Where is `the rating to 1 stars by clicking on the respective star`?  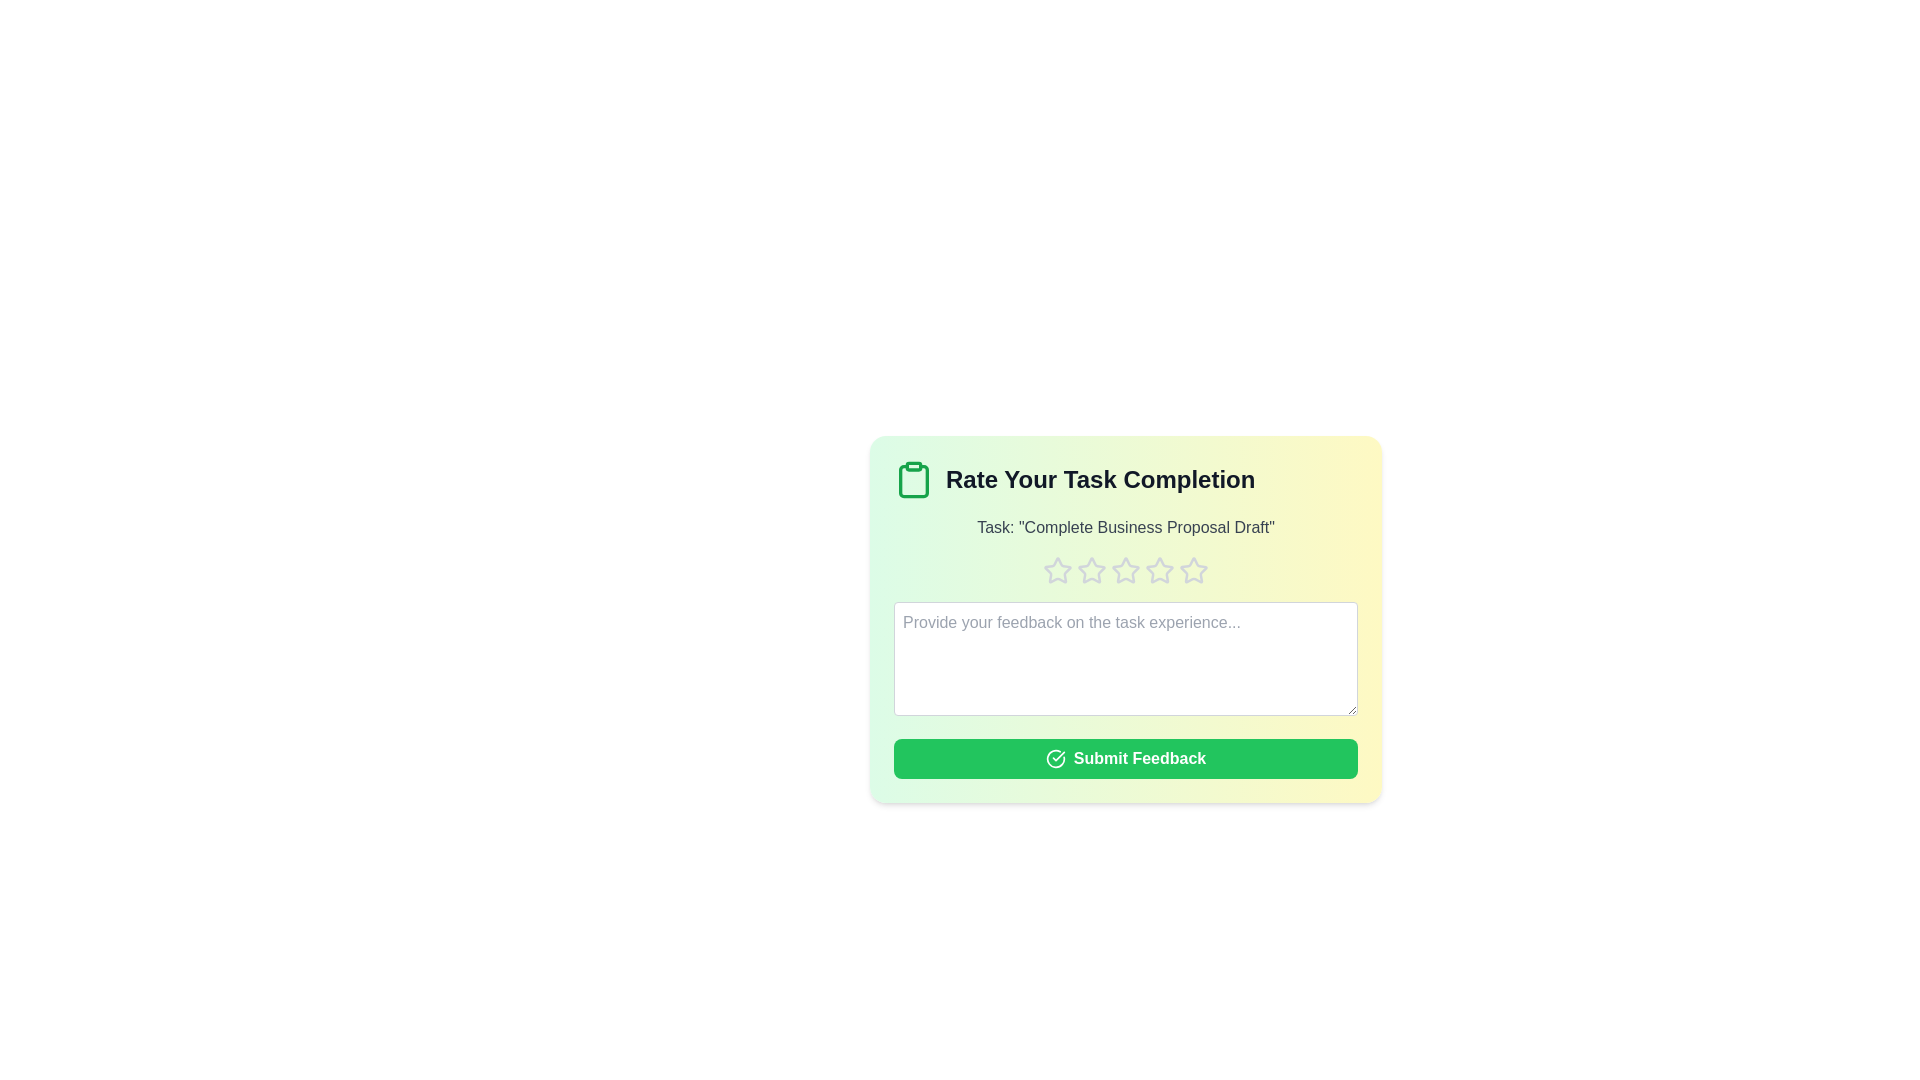
the rating to 1 stars by clicking on the respective star is located at coordinates (1056, 570).